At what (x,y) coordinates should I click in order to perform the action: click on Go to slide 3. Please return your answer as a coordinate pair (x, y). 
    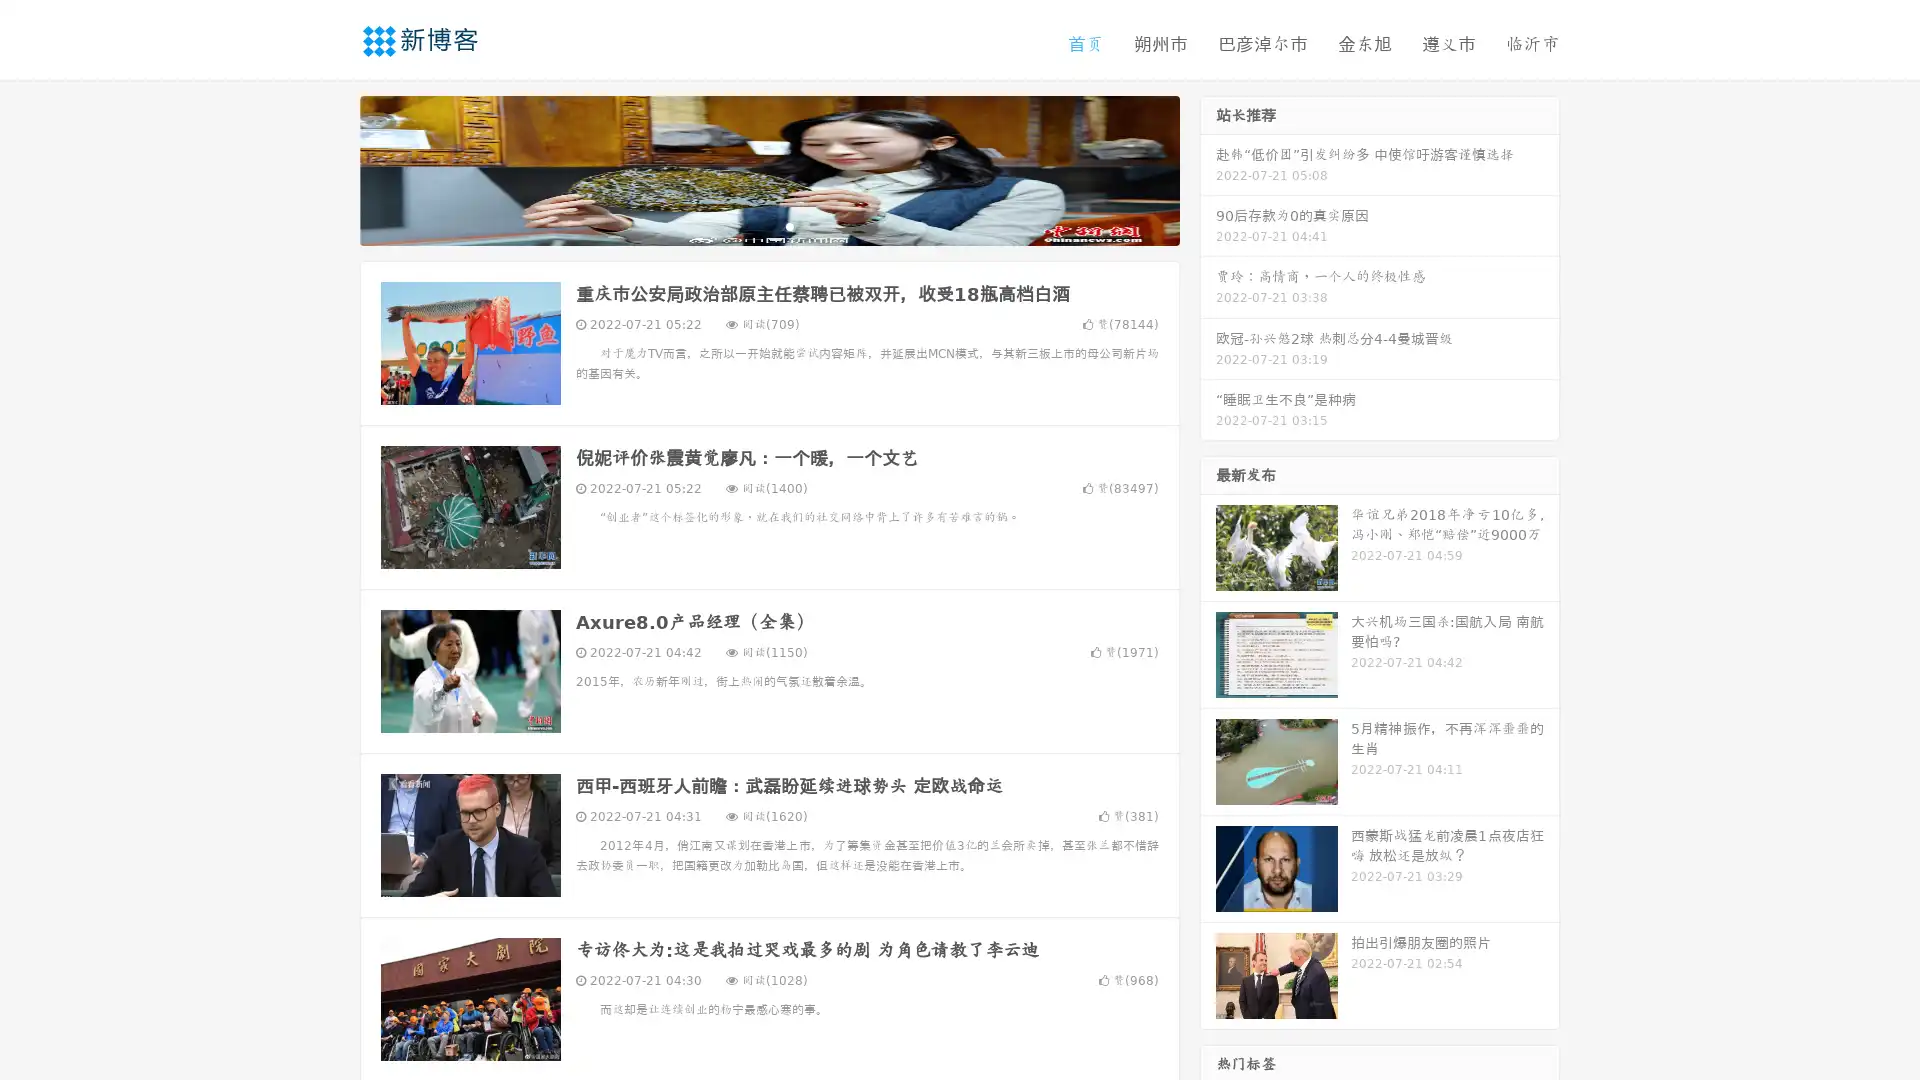
    Looking at the image, I should click on (789, 225).